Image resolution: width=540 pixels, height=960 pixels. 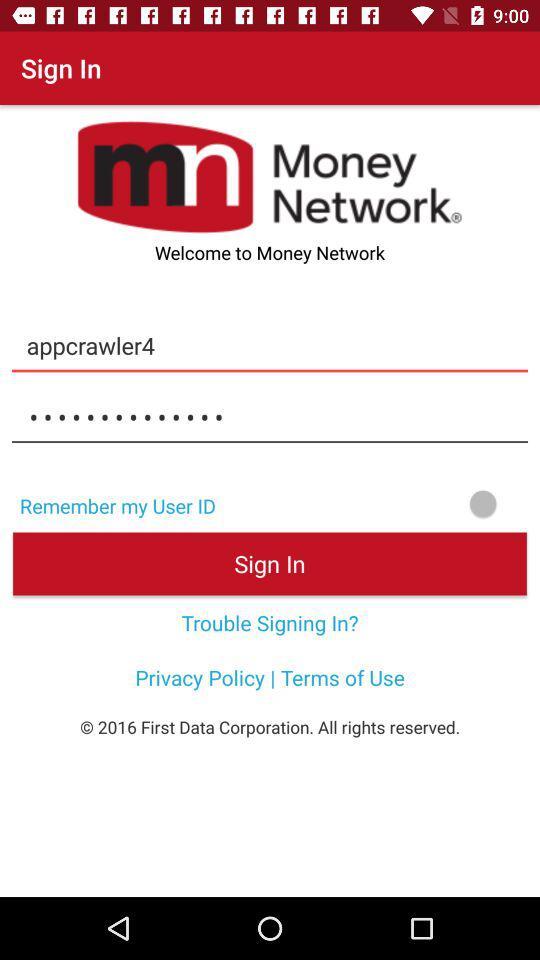 What do you see at coordinates (270, 621) in the screenshot?
I see `icon above privacy policy terms icon` at bounding box center [270, 621].